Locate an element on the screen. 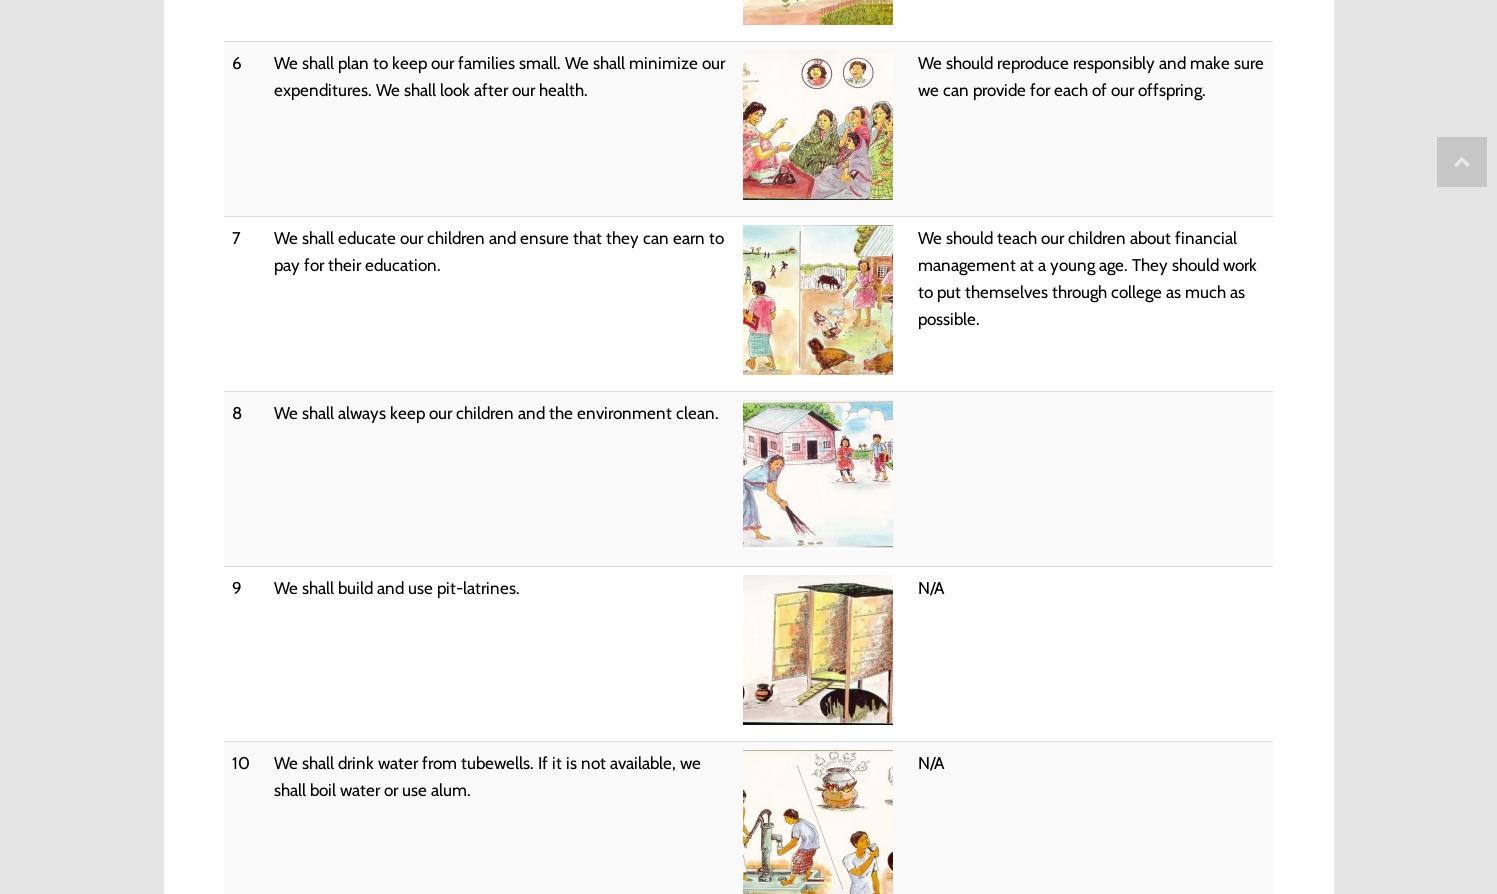  '7' is located at coordinates (234, 235).